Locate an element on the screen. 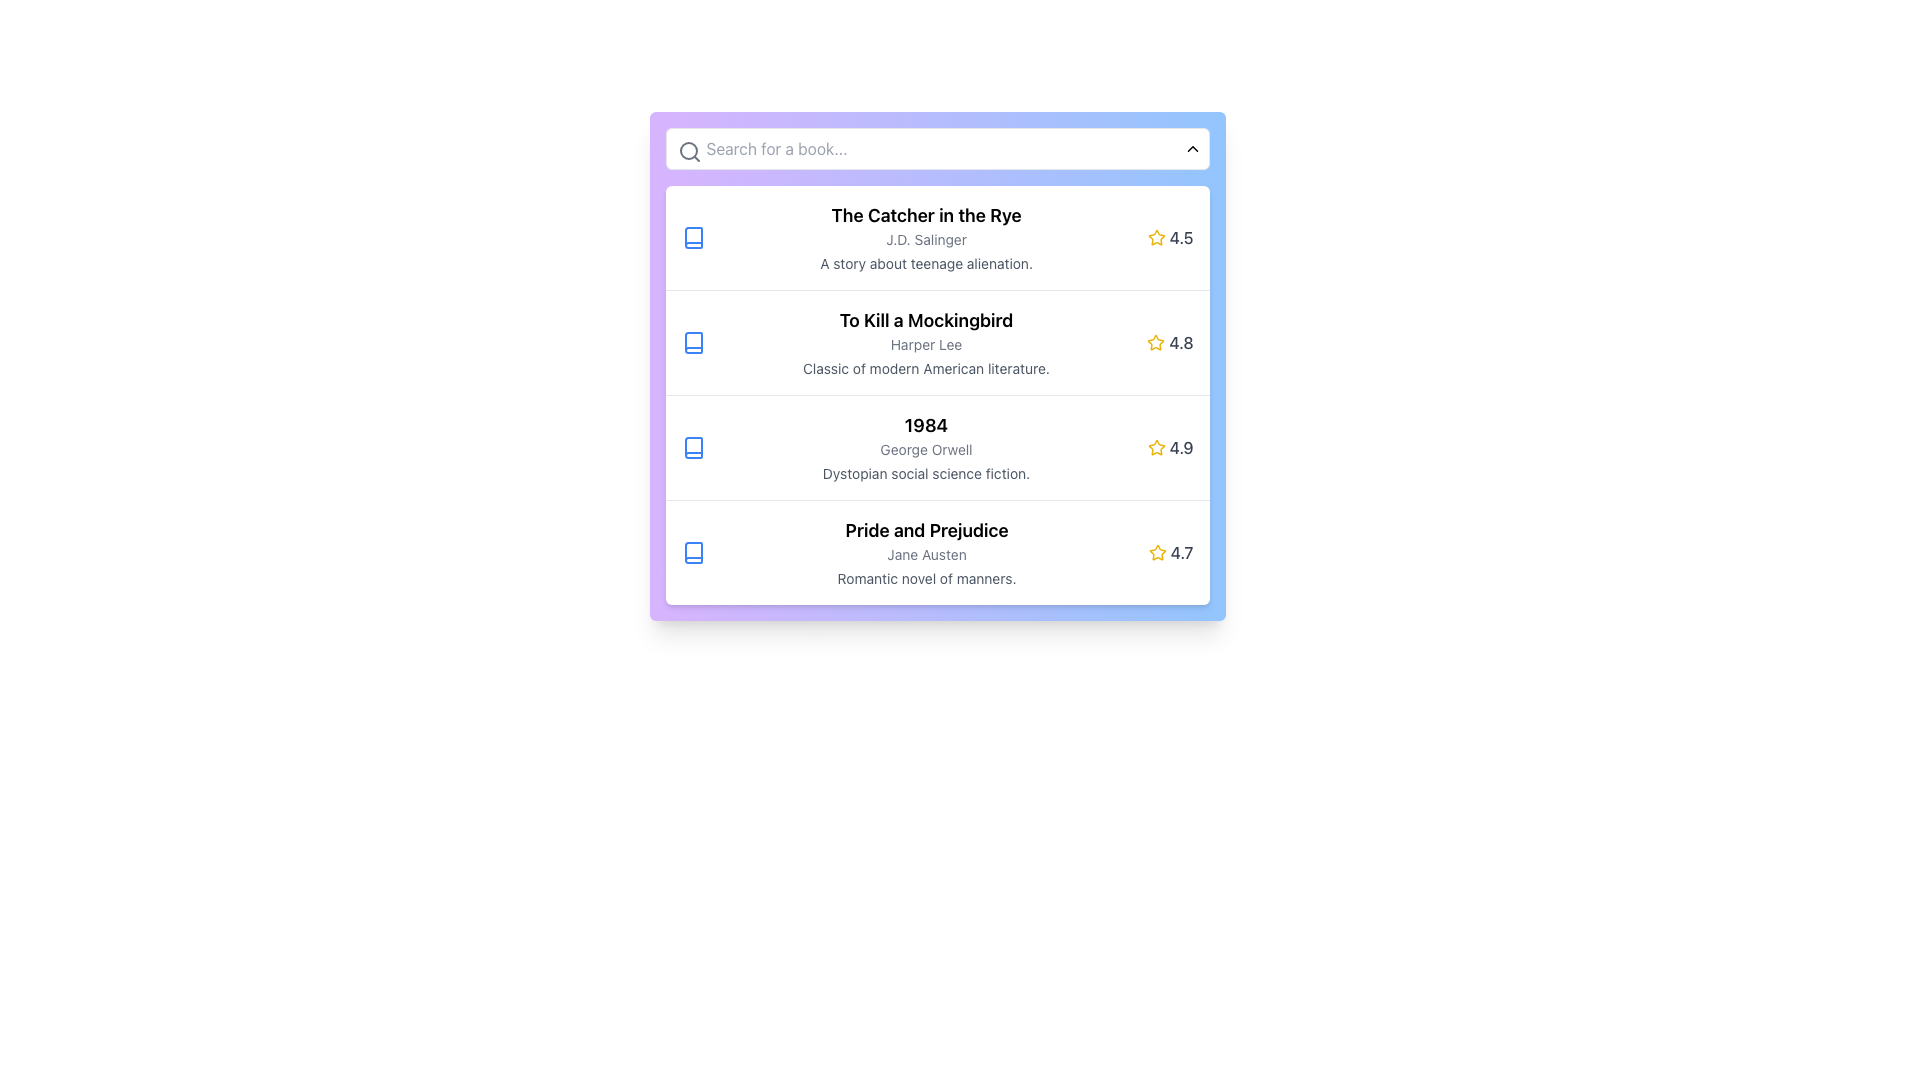 This screenshot has width=1920, height=1080. the Rating Display Component that shows the rating for the book 'Pride and Prejudice', located at the bottom-right corner of the list item next to the text 'Romantic novel of manners.' is located at coordinates (1171, 552).